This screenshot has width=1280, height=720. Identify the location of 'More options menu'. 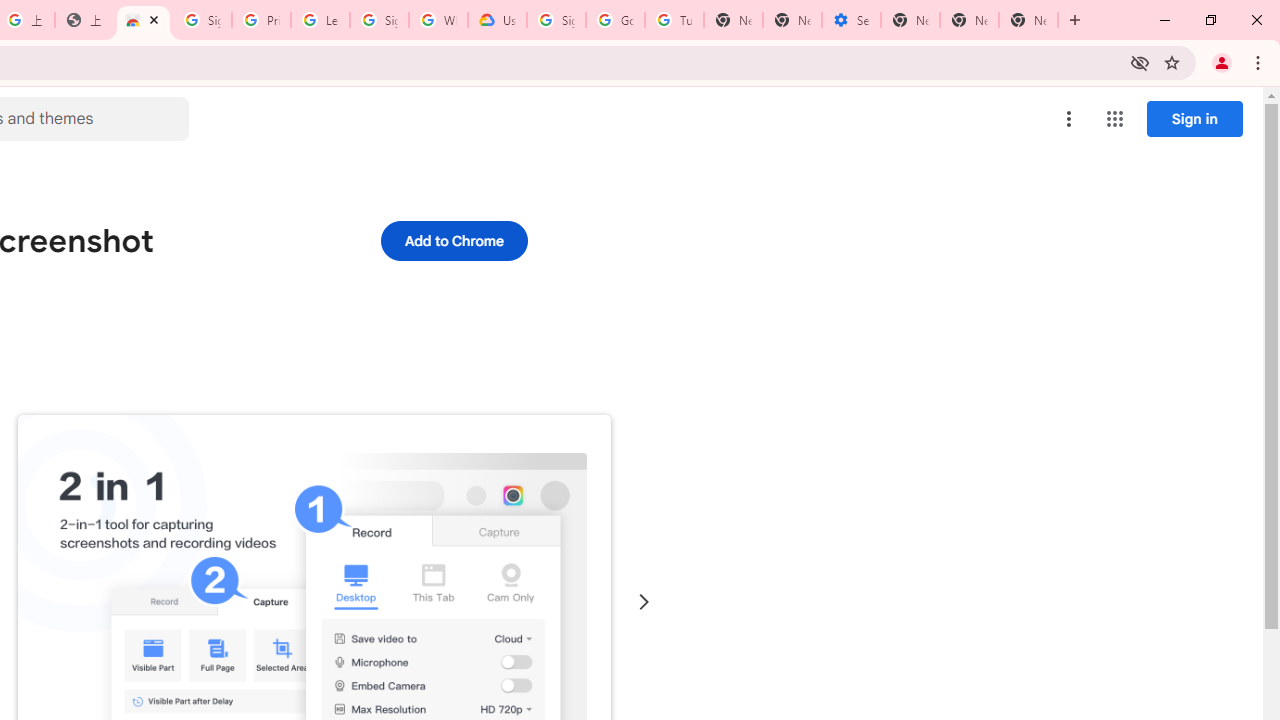
(1068, 119).